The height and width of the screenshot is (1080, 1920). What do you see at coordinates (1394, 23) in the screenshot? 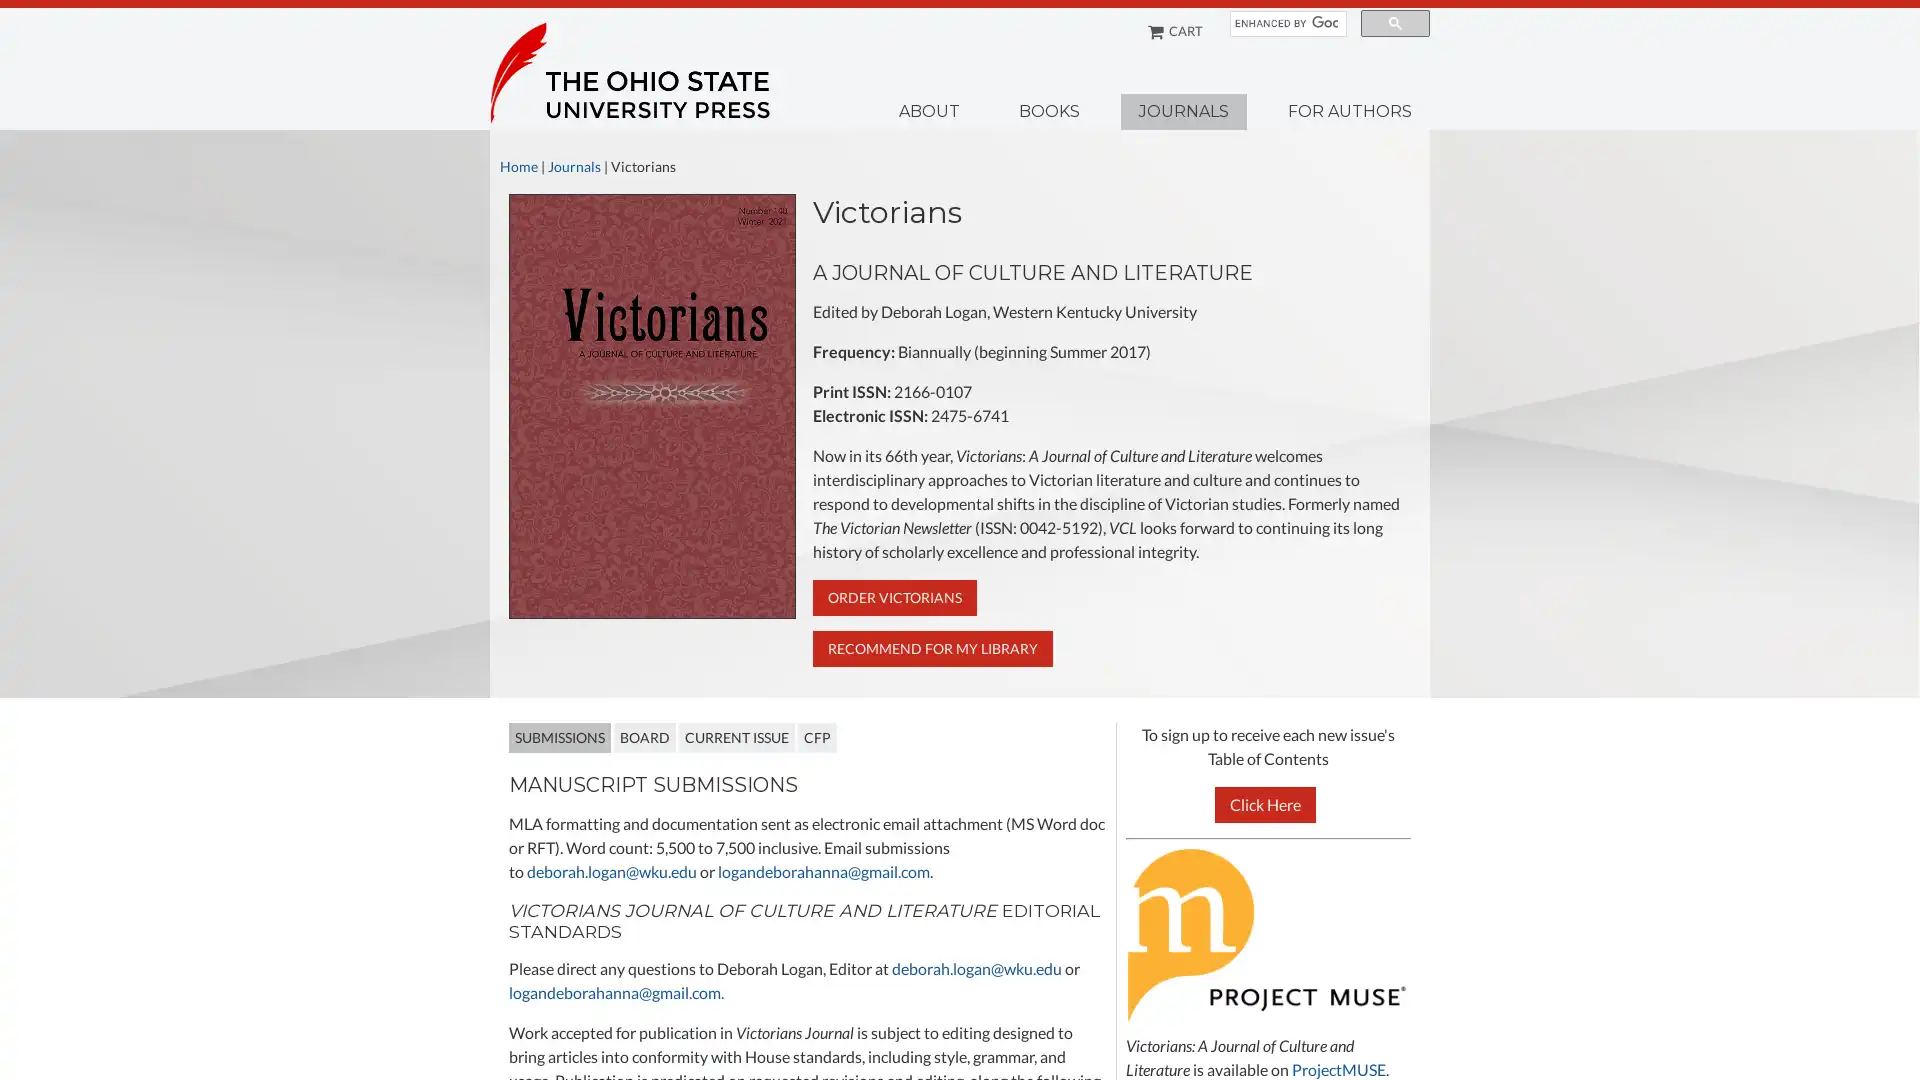
I see `search` at bounding box center [1394, 23].